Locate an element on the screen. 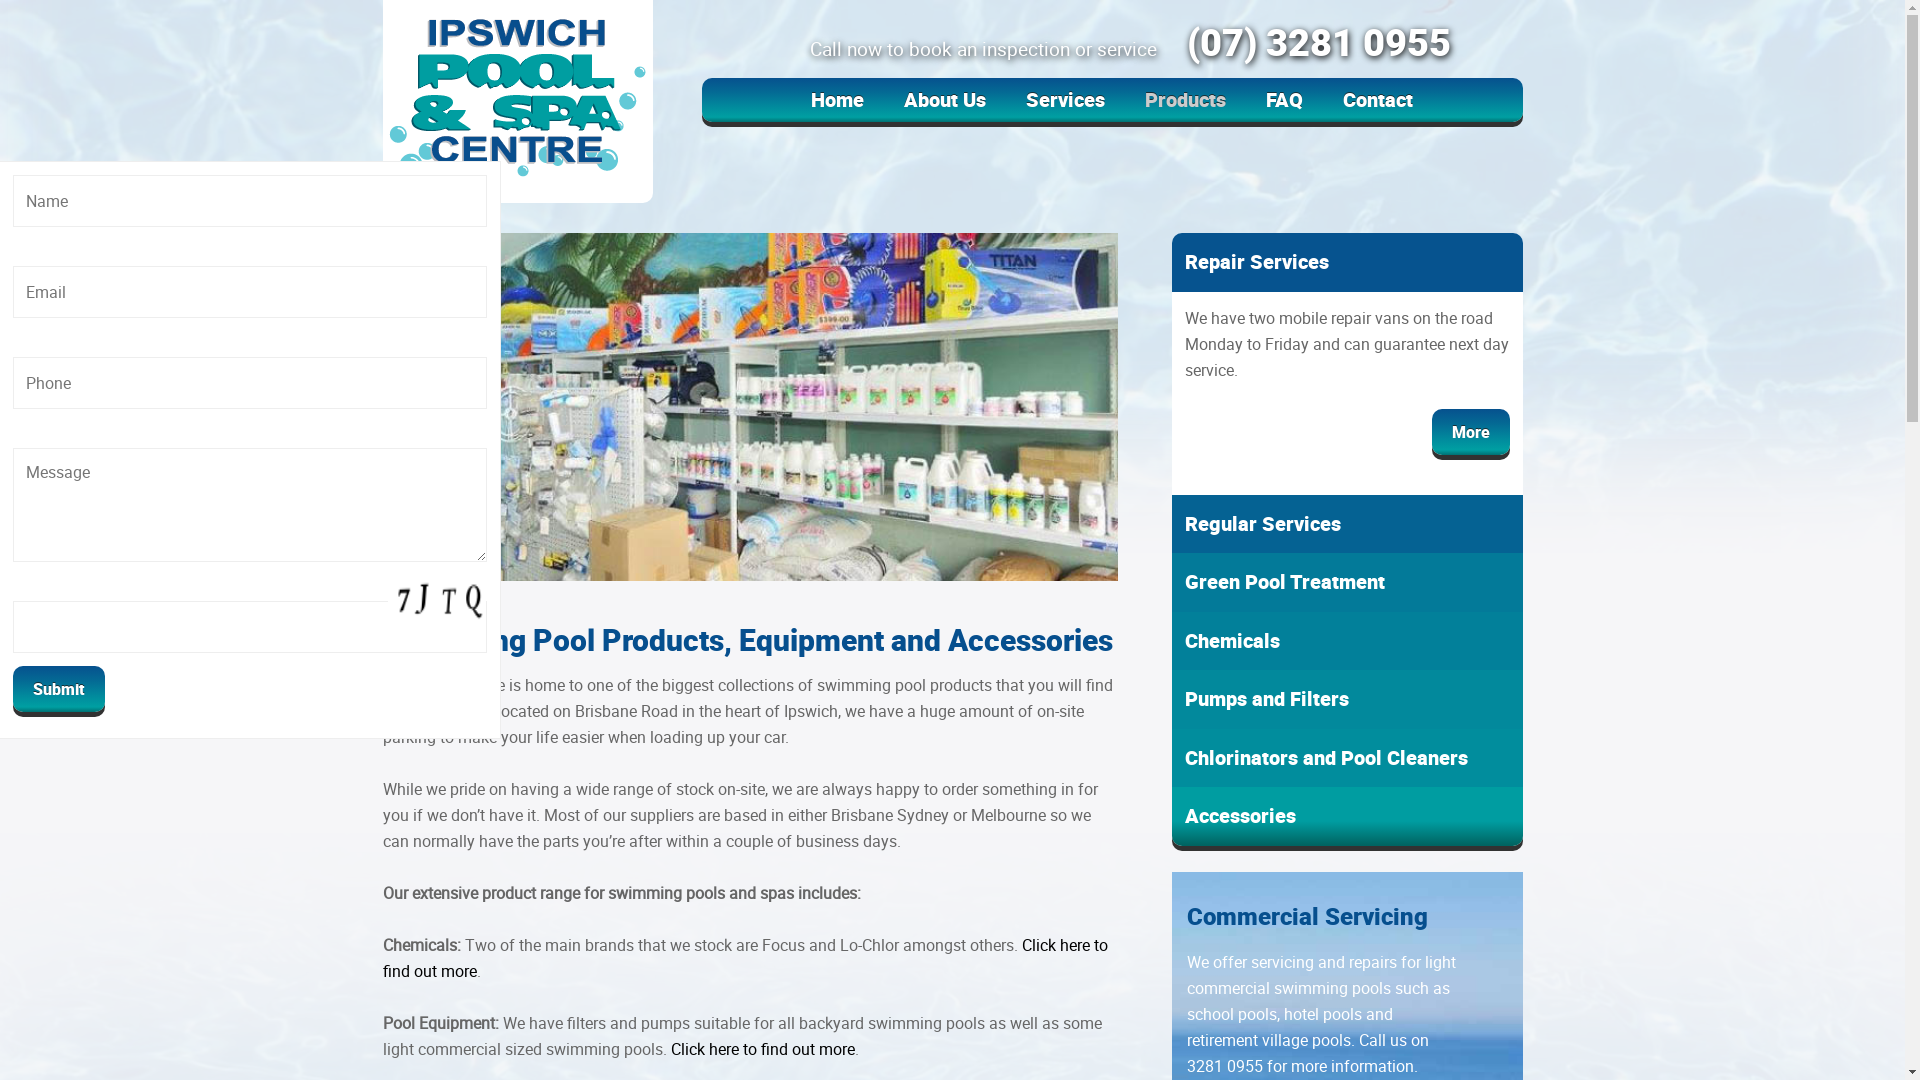 The height and width of the screenshot is (1080, 1920). 'More' is located at coordinates (1470, 430).